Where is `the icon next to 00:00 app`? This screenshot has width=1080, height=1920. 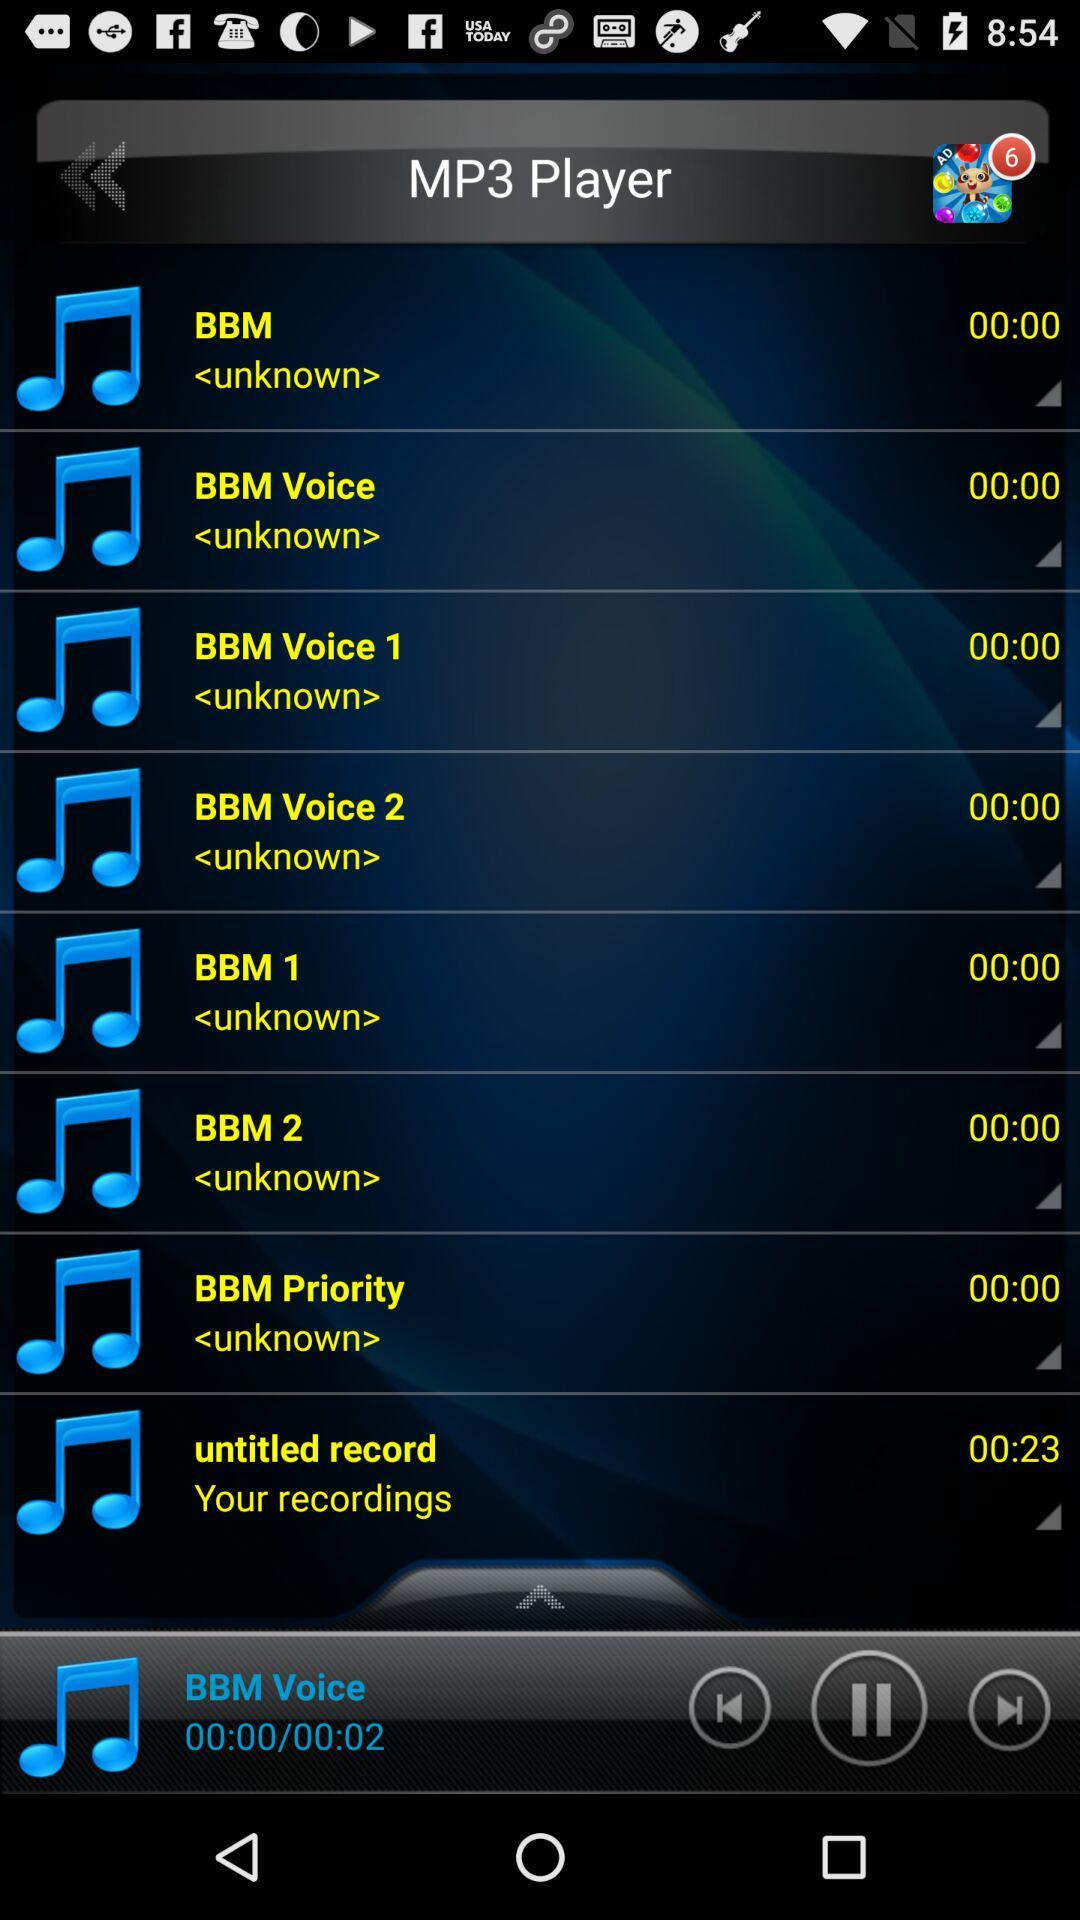 the icon next to 00:00 app is located at coordinates (299, 1286).